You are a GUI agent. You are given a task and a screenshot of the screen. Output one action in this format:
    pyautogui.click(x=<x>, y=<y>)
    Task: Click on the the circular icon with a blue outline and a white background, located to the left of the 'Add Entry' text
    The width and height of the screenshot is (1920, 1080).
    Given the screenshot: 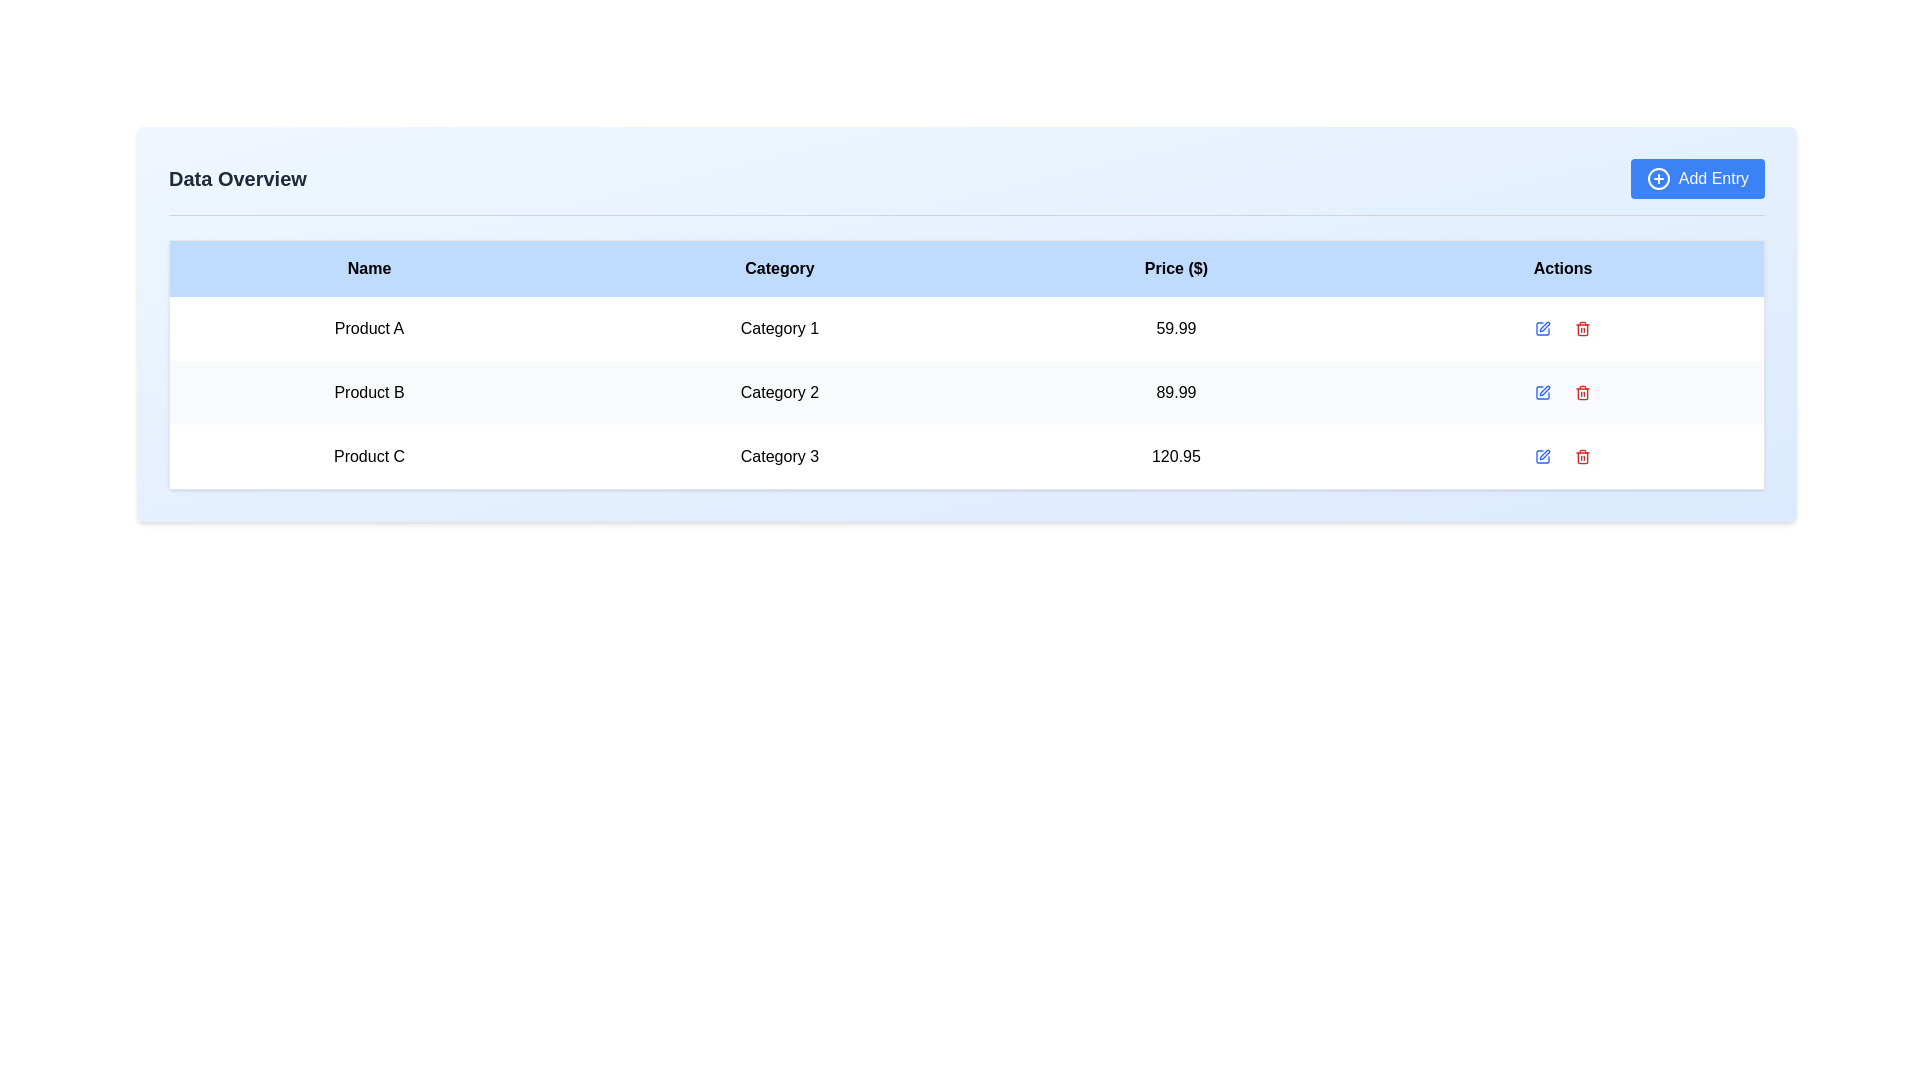 What is the action you would take?
    pyautogui.click(x=1658, y=177)
    